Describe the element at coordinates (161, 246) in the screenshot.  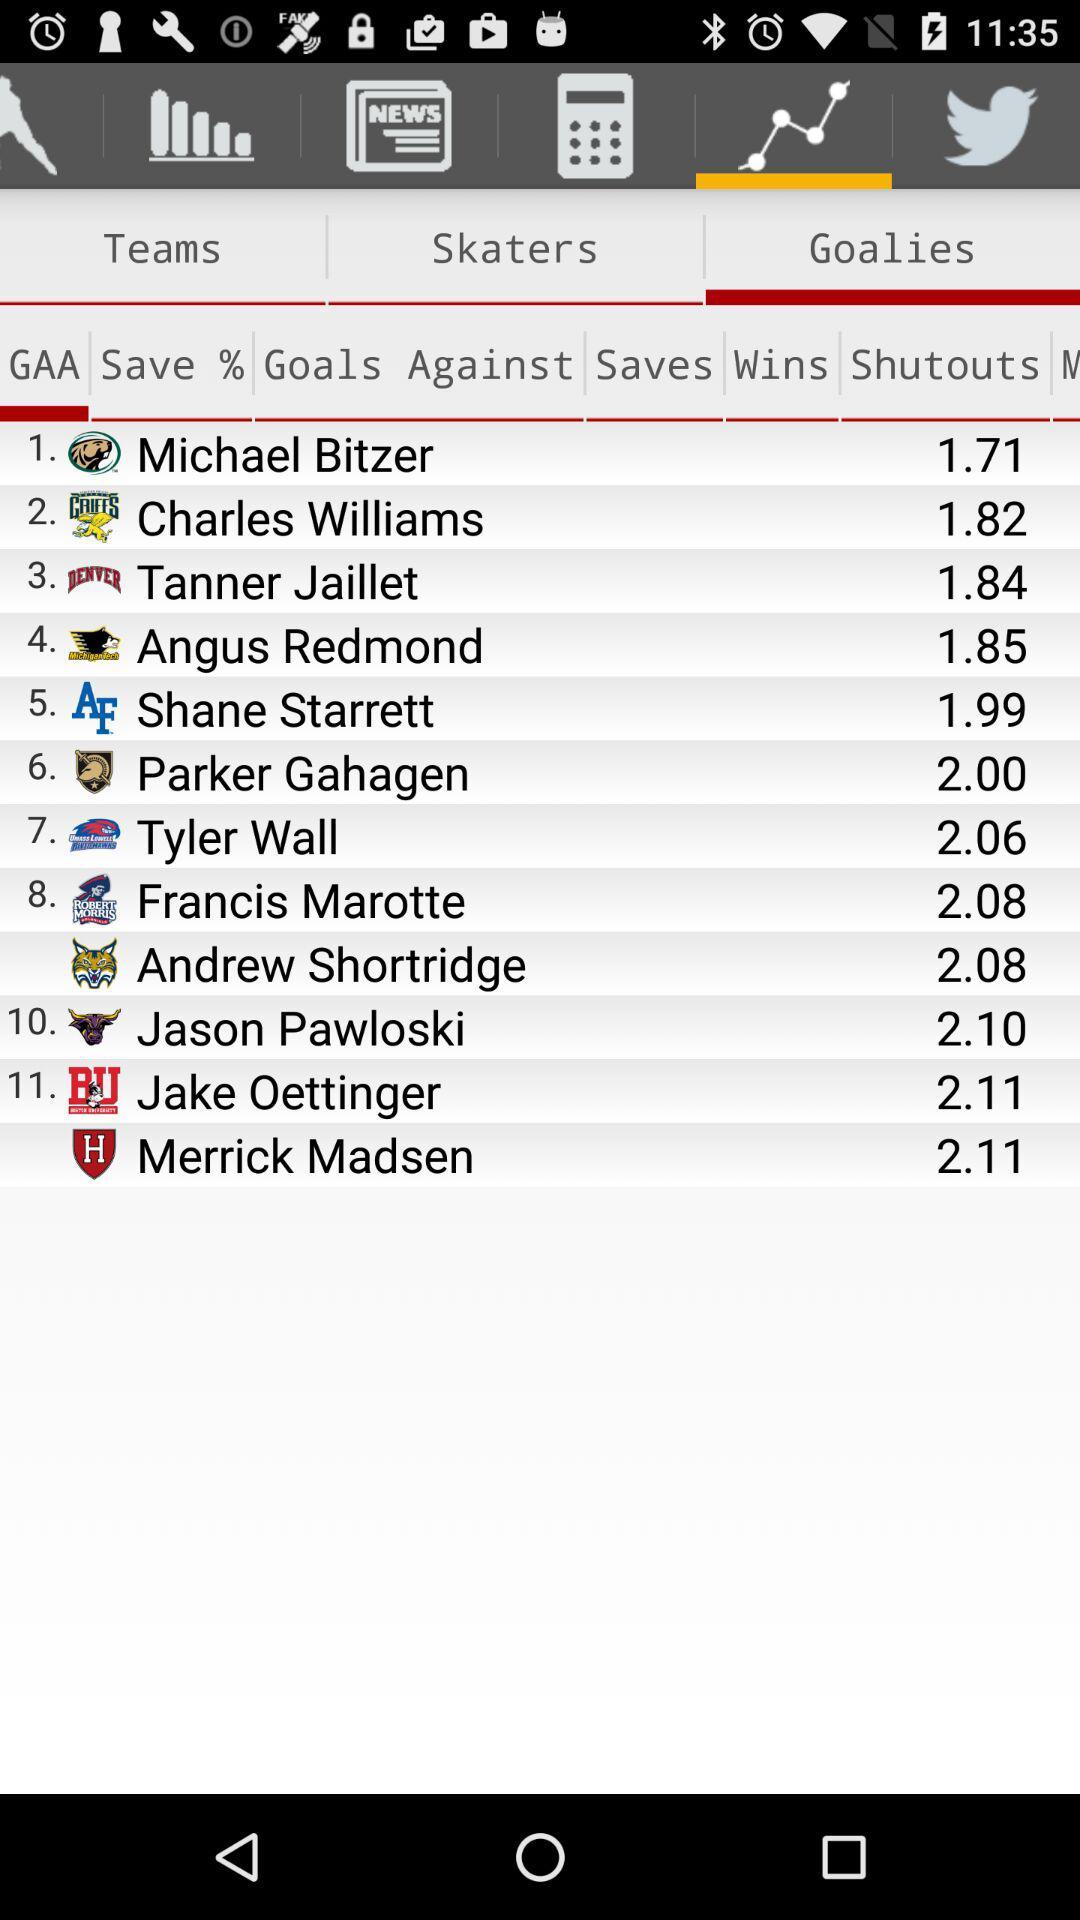
I see `icon to the left of the skaters icon` at that location.